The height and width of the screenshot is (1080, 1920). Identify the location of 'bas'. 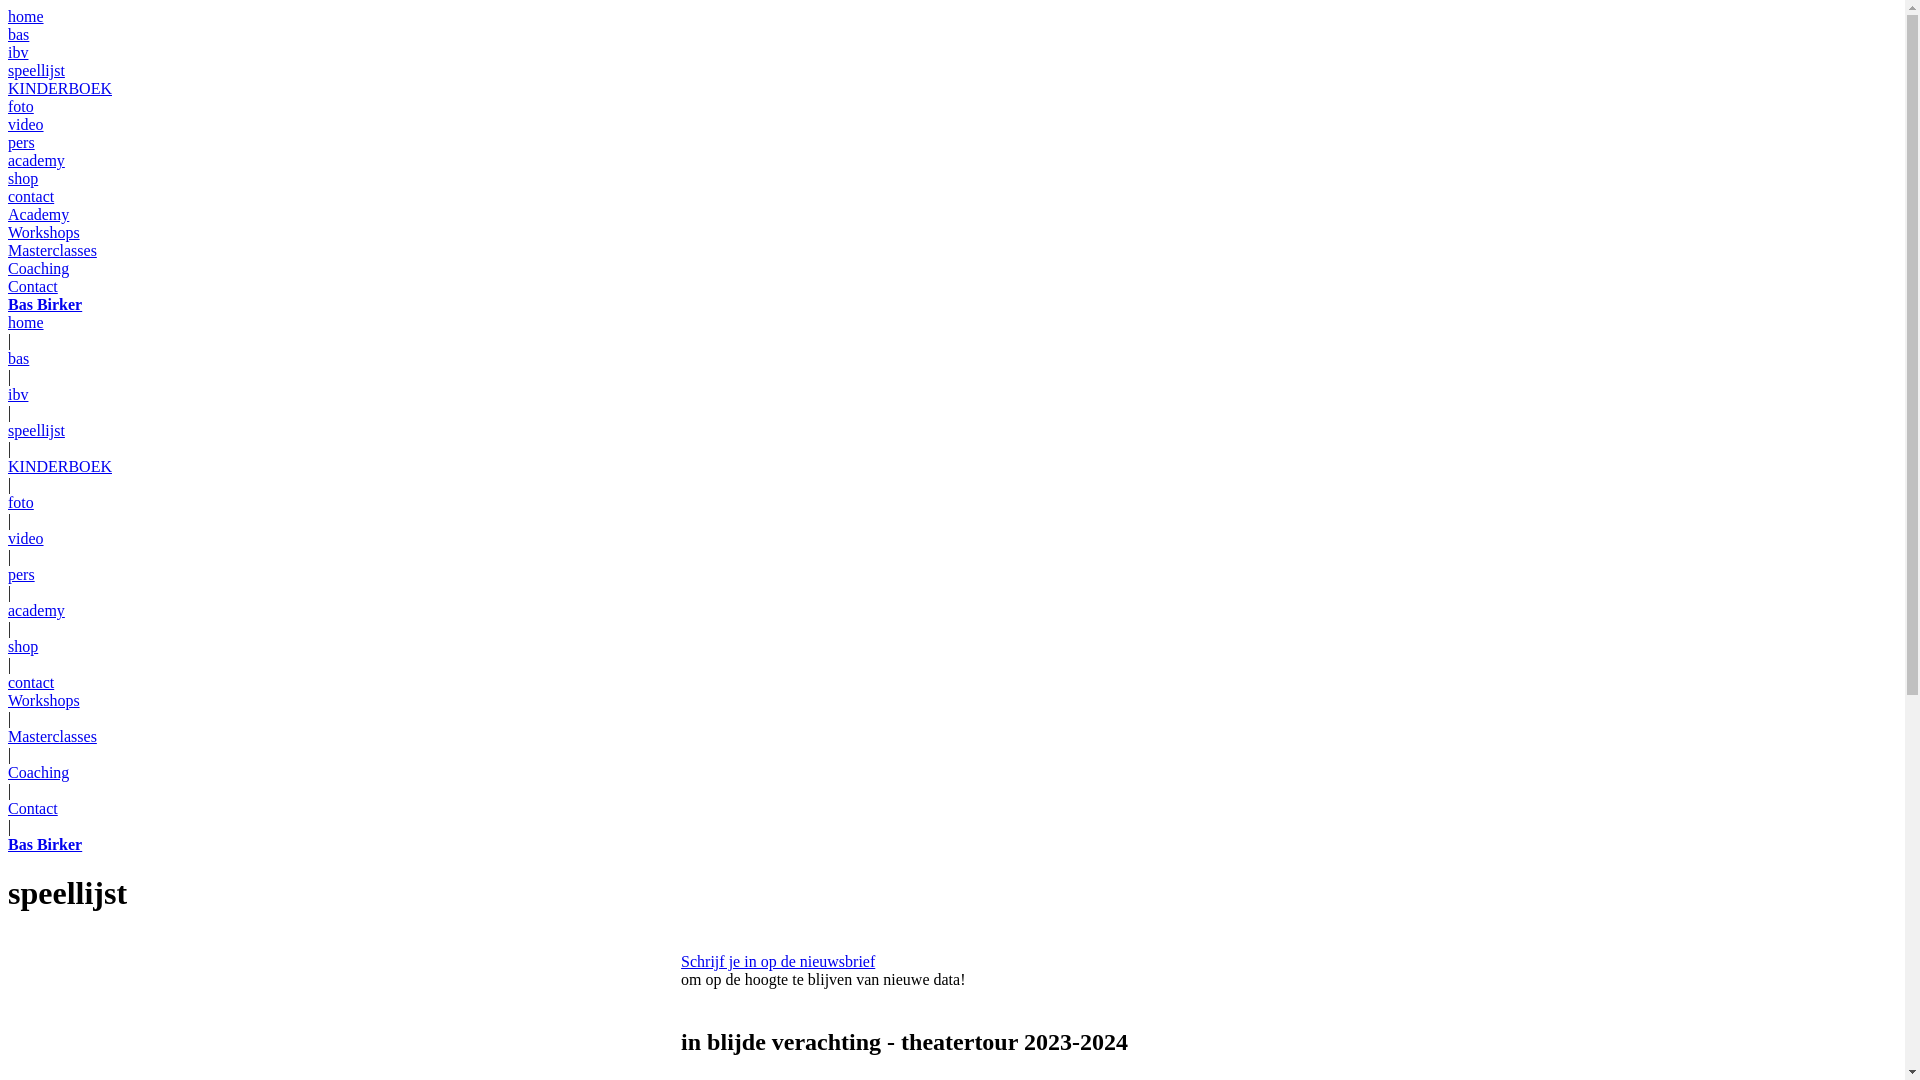
(8, 34).